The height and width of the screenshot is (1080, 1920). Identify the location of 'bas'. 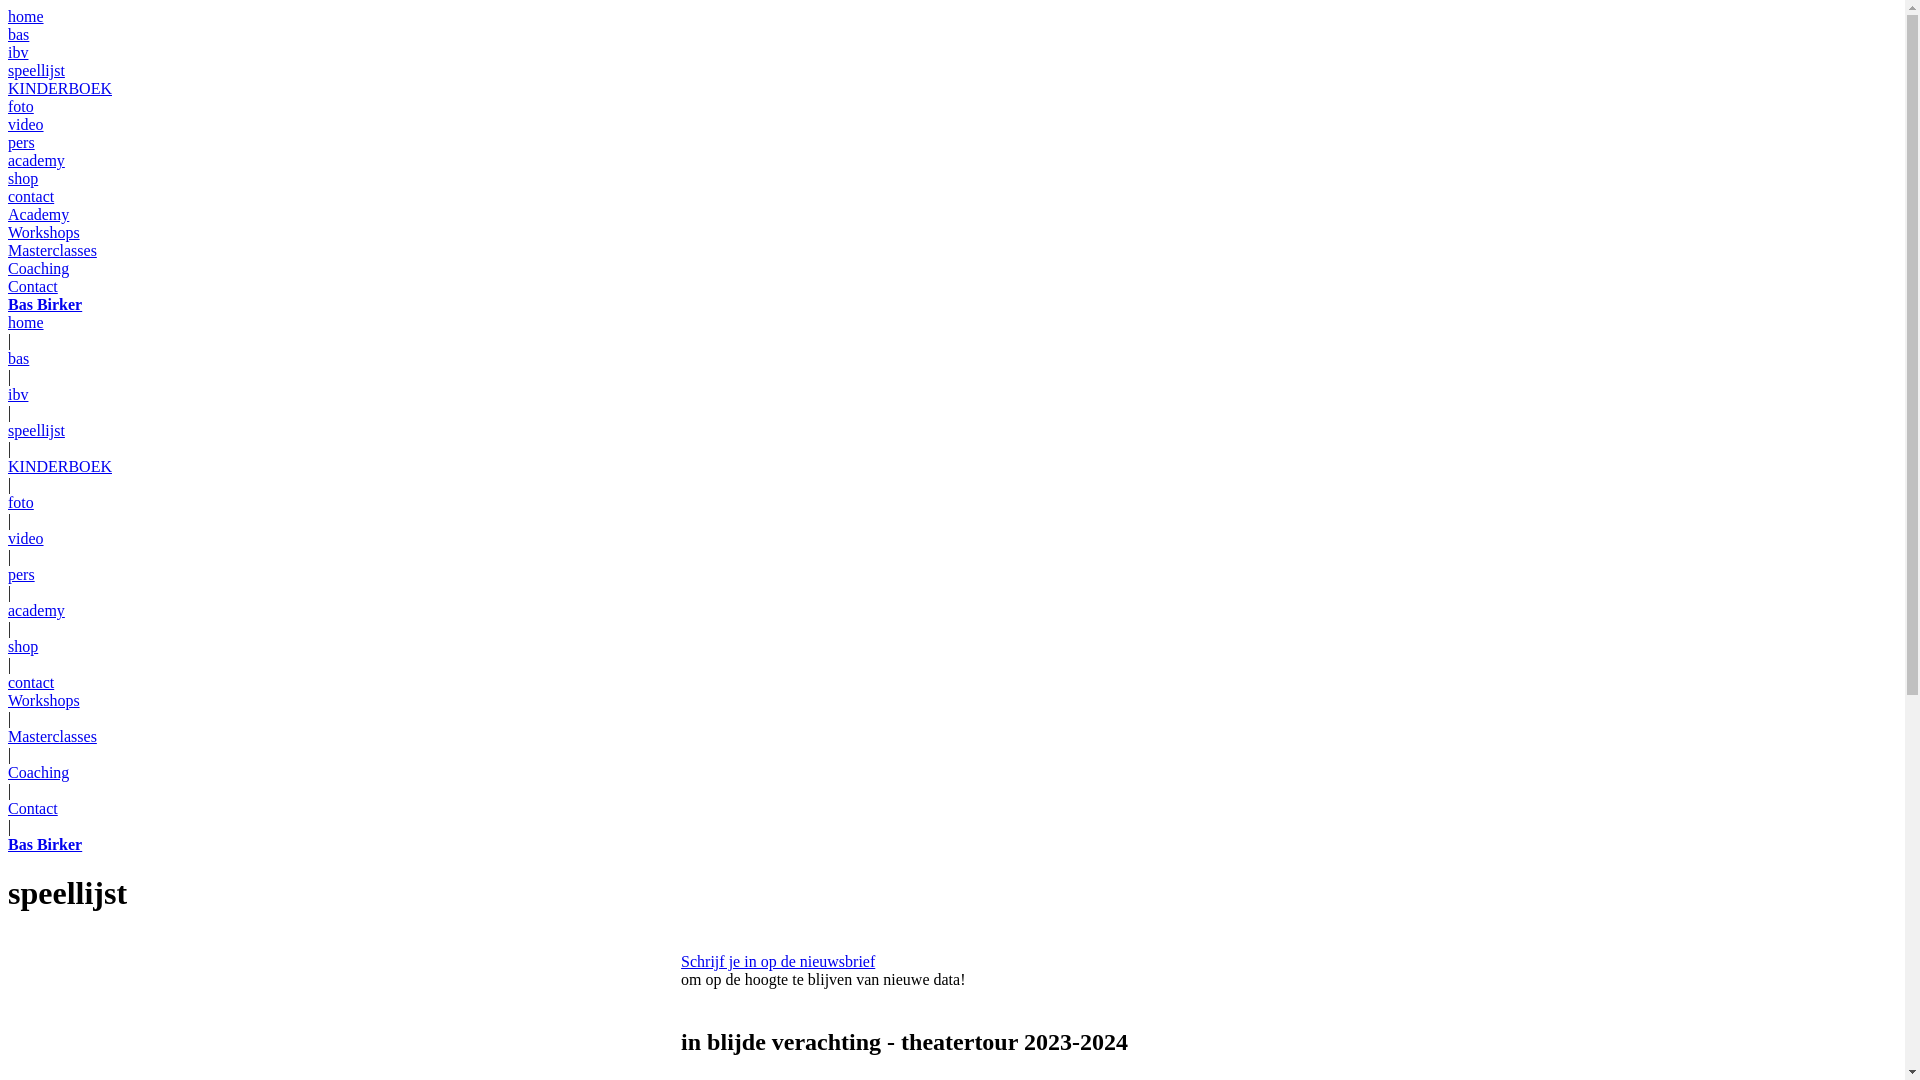
(8, 34).